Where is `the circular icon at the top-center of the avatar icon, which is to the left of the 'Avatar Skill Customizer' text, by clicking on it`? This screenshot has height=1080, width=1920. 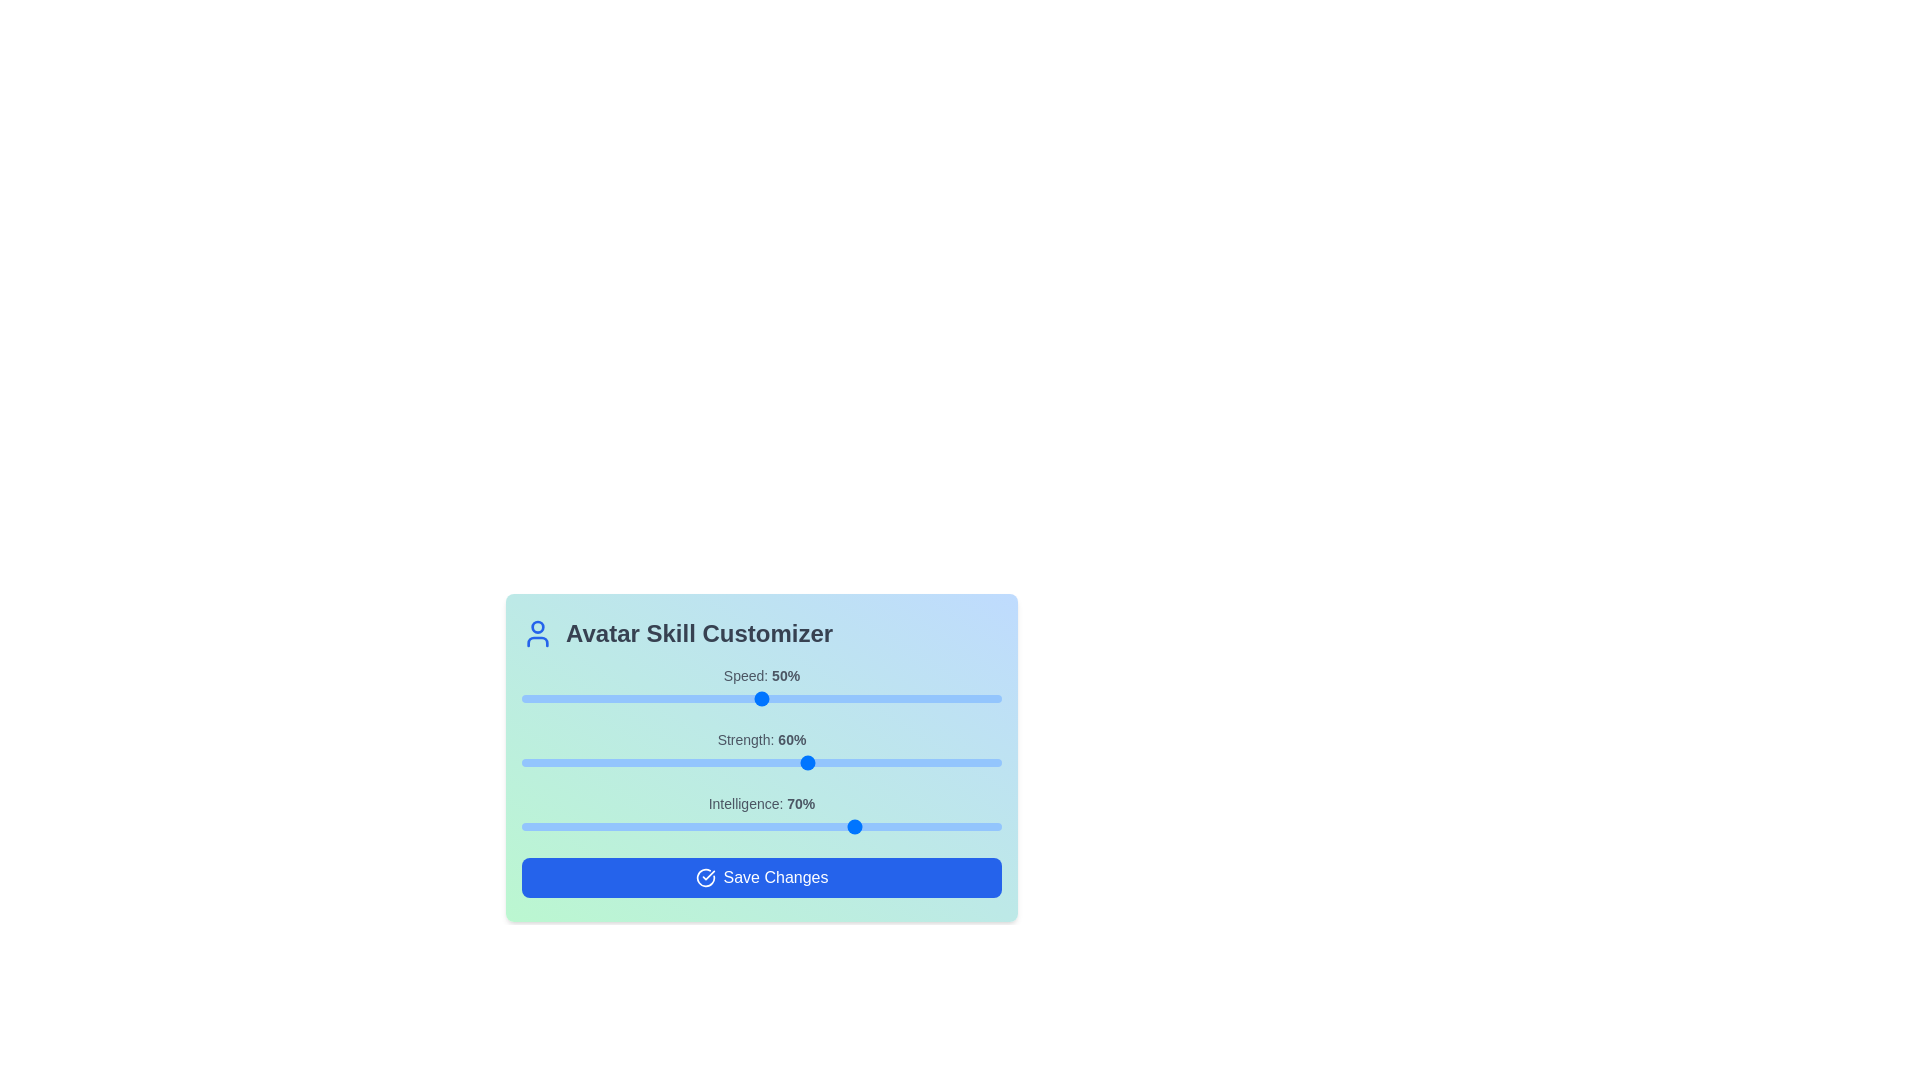
the circular icon at the top-center of the avatar icon, which is to the left of the 'Avatar Skill Customizer' text, by clicking on it is located at coordinates (537, 626).